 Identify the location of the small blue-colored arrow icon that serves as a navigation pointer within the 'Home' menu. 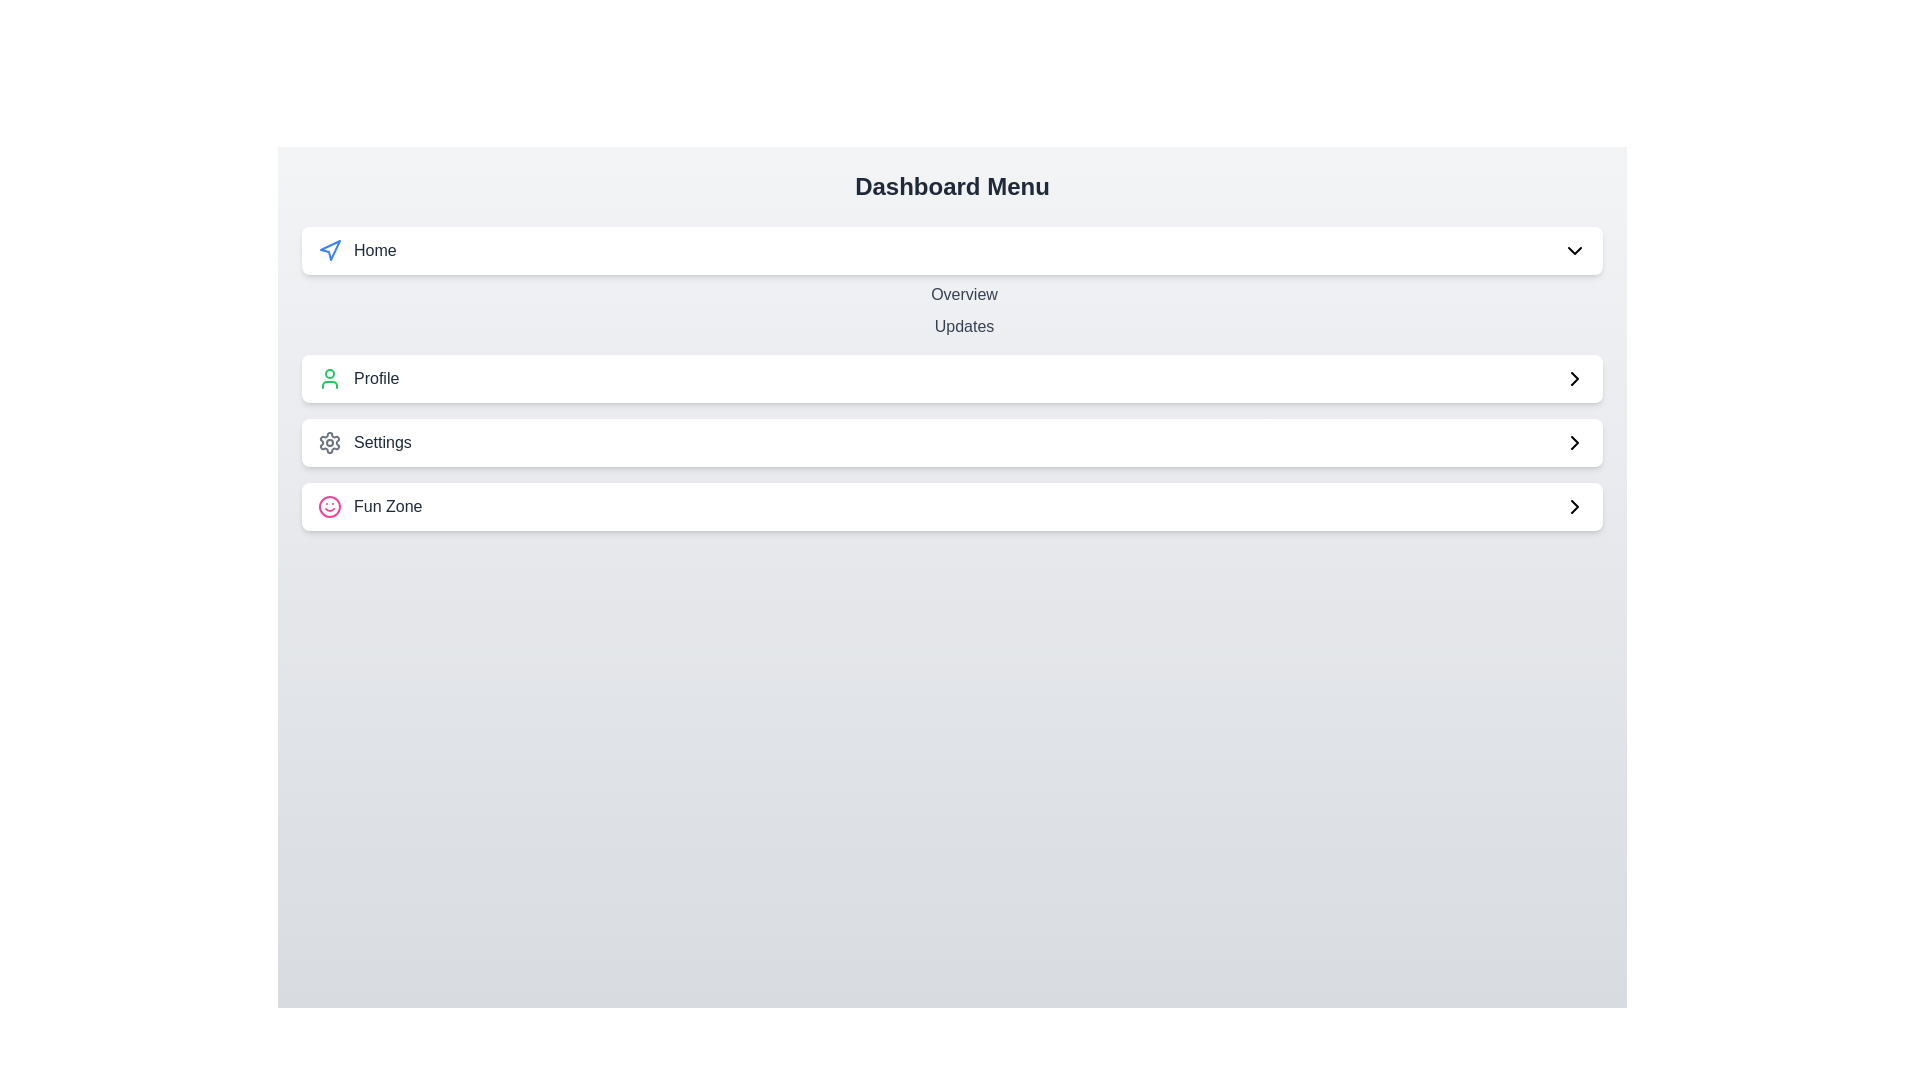
(330, 249).